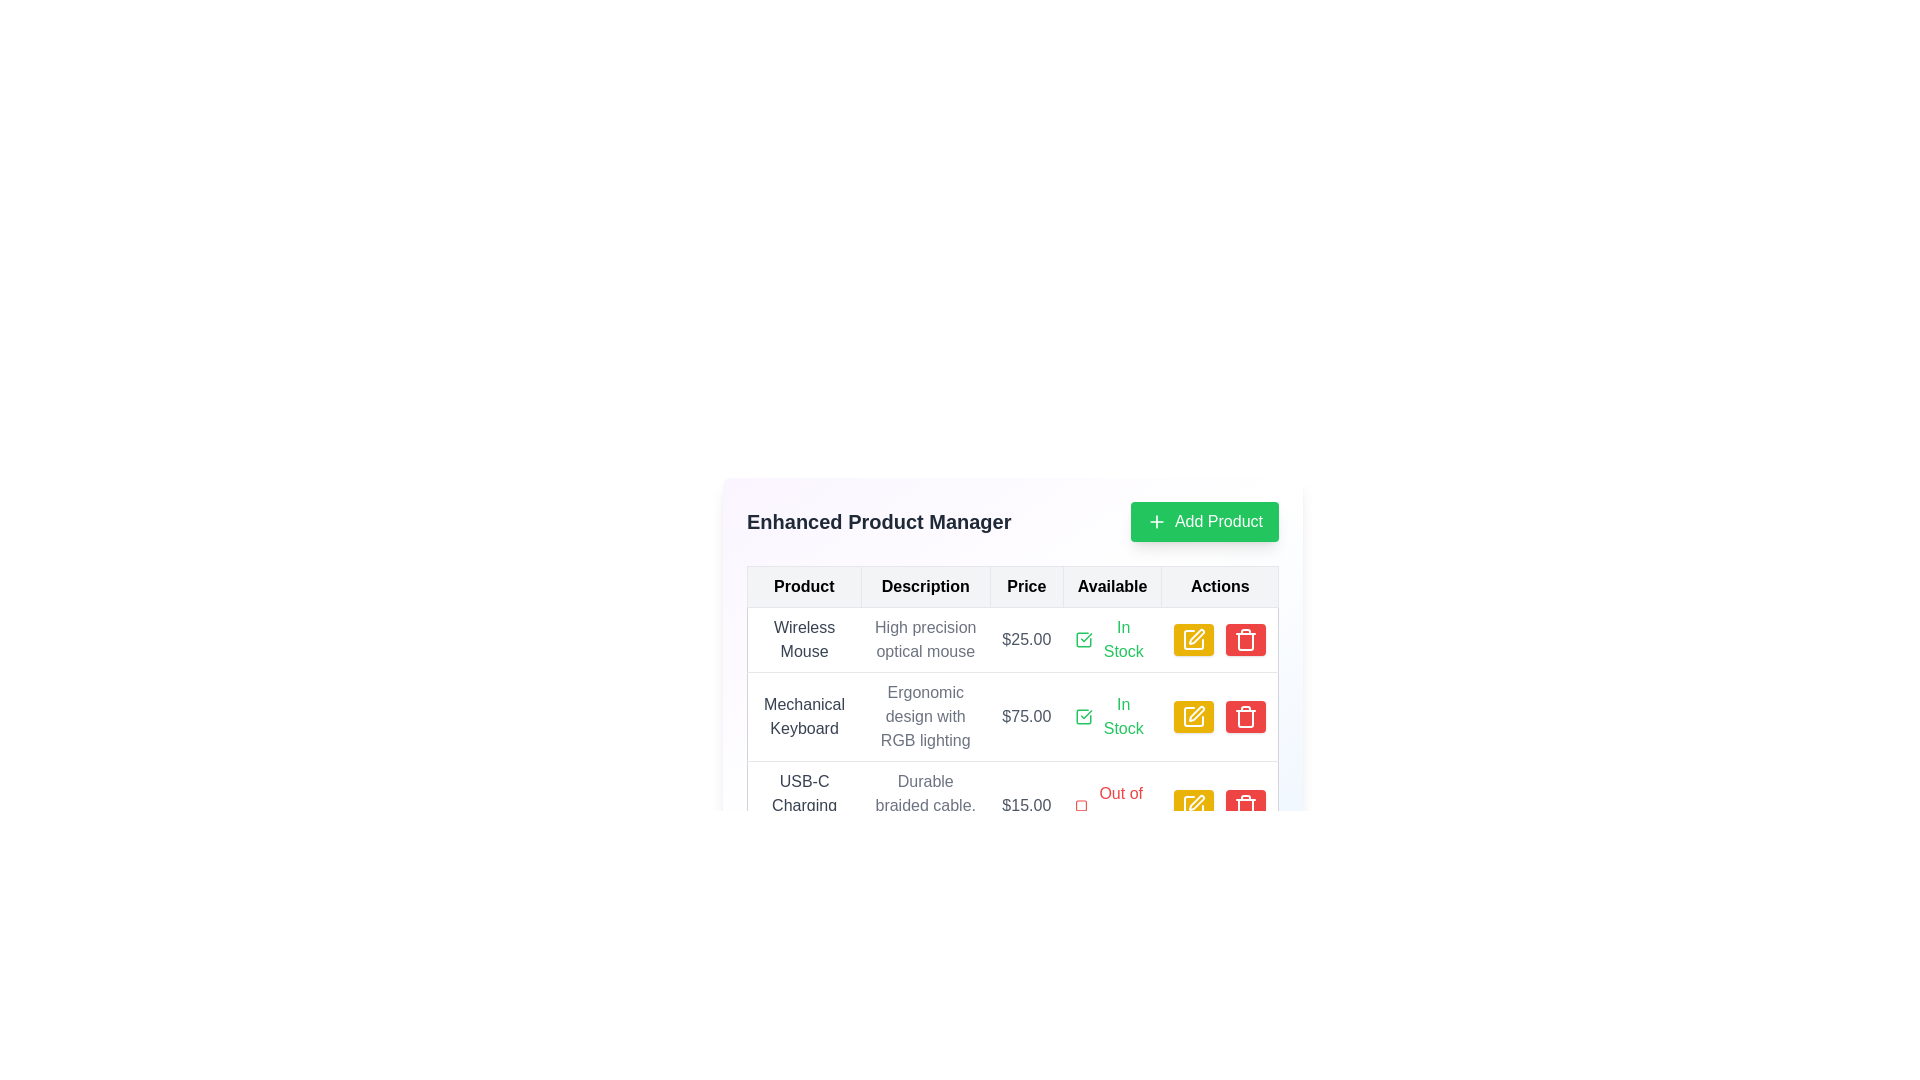  Describe the element at coordinates (804, 585) in the screenshot. I see `the 'Product' column header in the table, which is the first cell in the row of headers at the top, positioned to the far left of the other headers like 'Description', 'Price', 'Available', and 'Actions'` at that location.